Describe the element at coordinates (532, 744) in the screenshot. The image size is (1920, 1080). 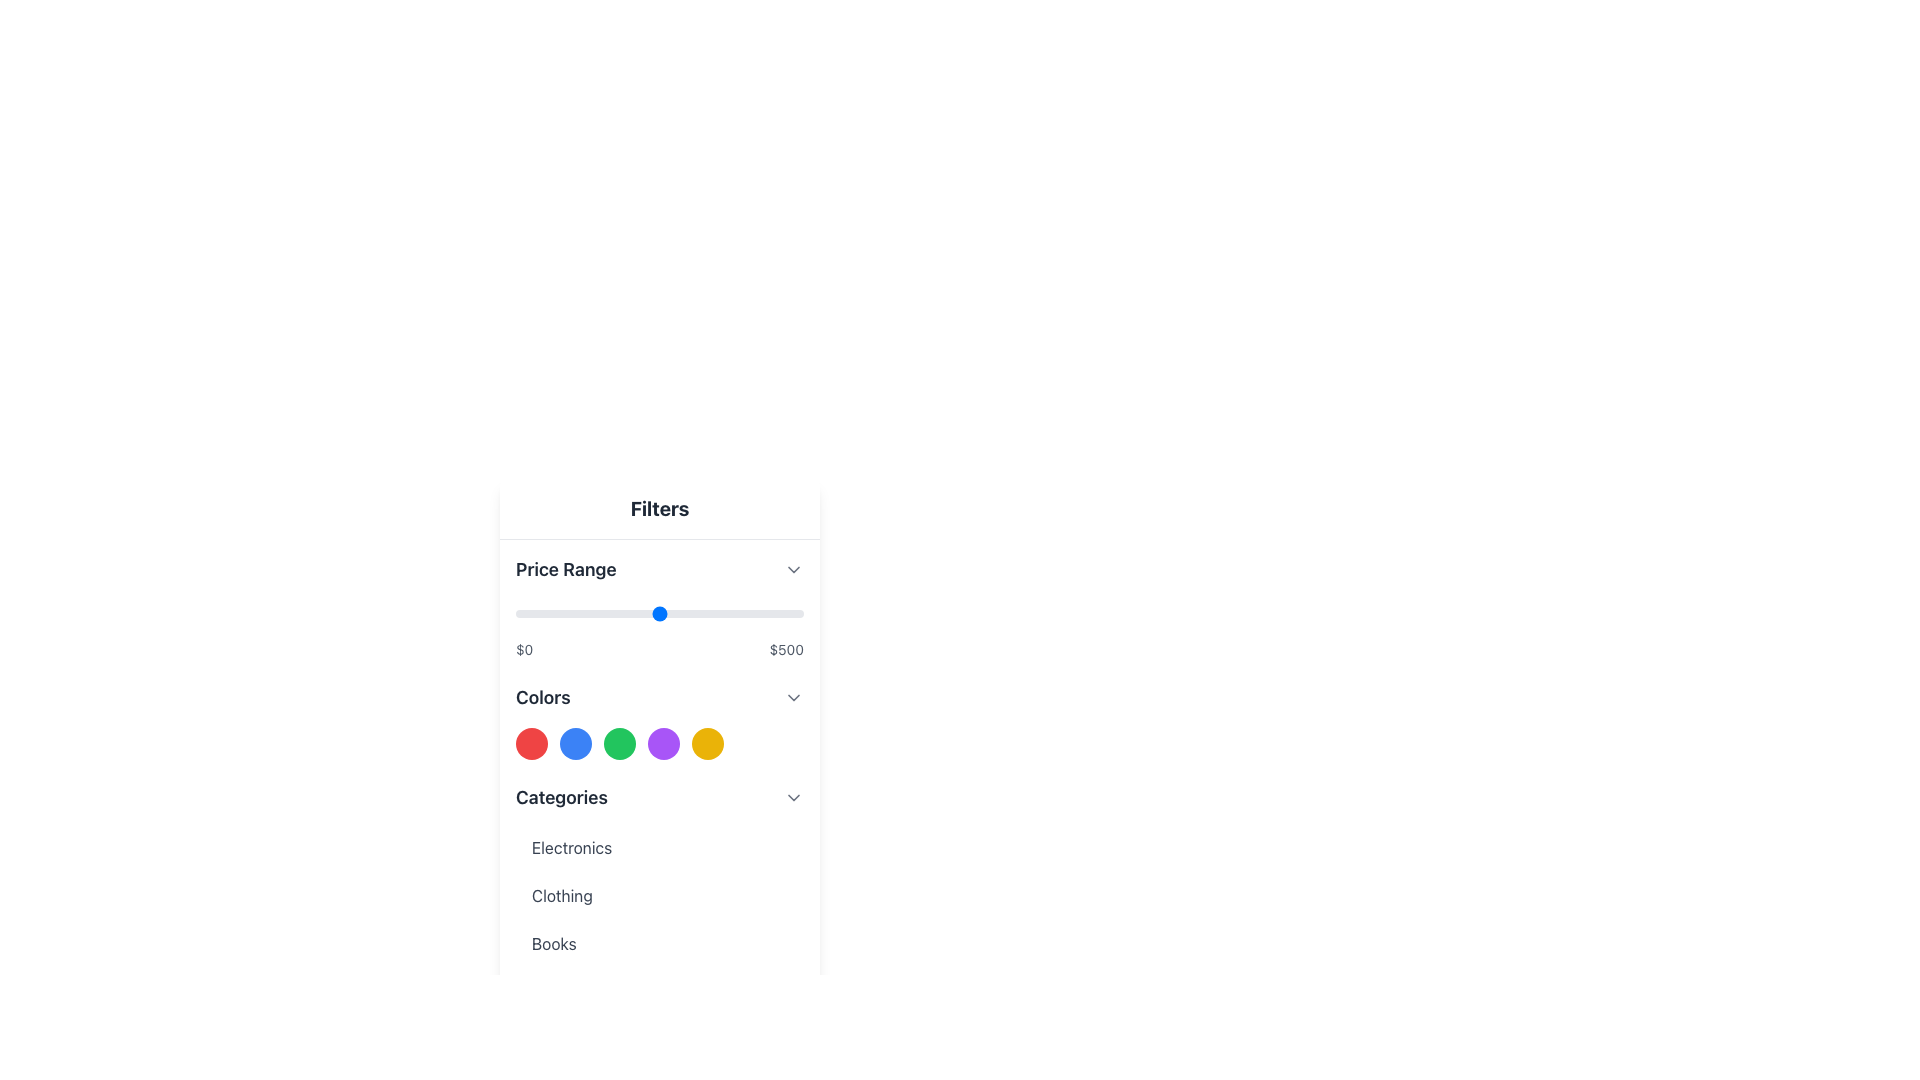
I see `the first circular button in the row under the 'Colors' label` at that location.